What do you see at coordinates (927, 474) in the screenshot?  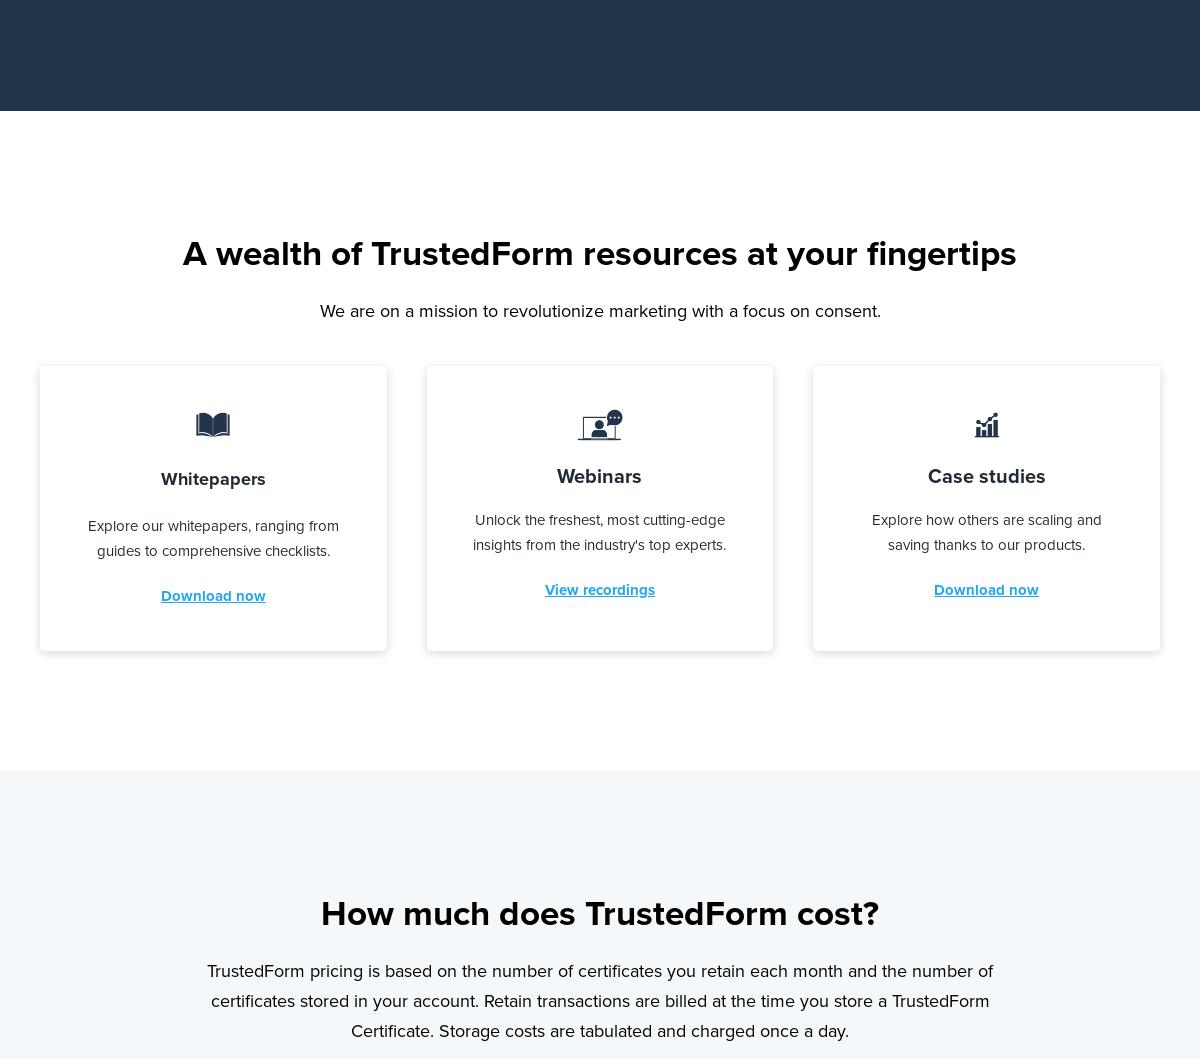 I see `'Case studies'` at bounding box center [927, 474].